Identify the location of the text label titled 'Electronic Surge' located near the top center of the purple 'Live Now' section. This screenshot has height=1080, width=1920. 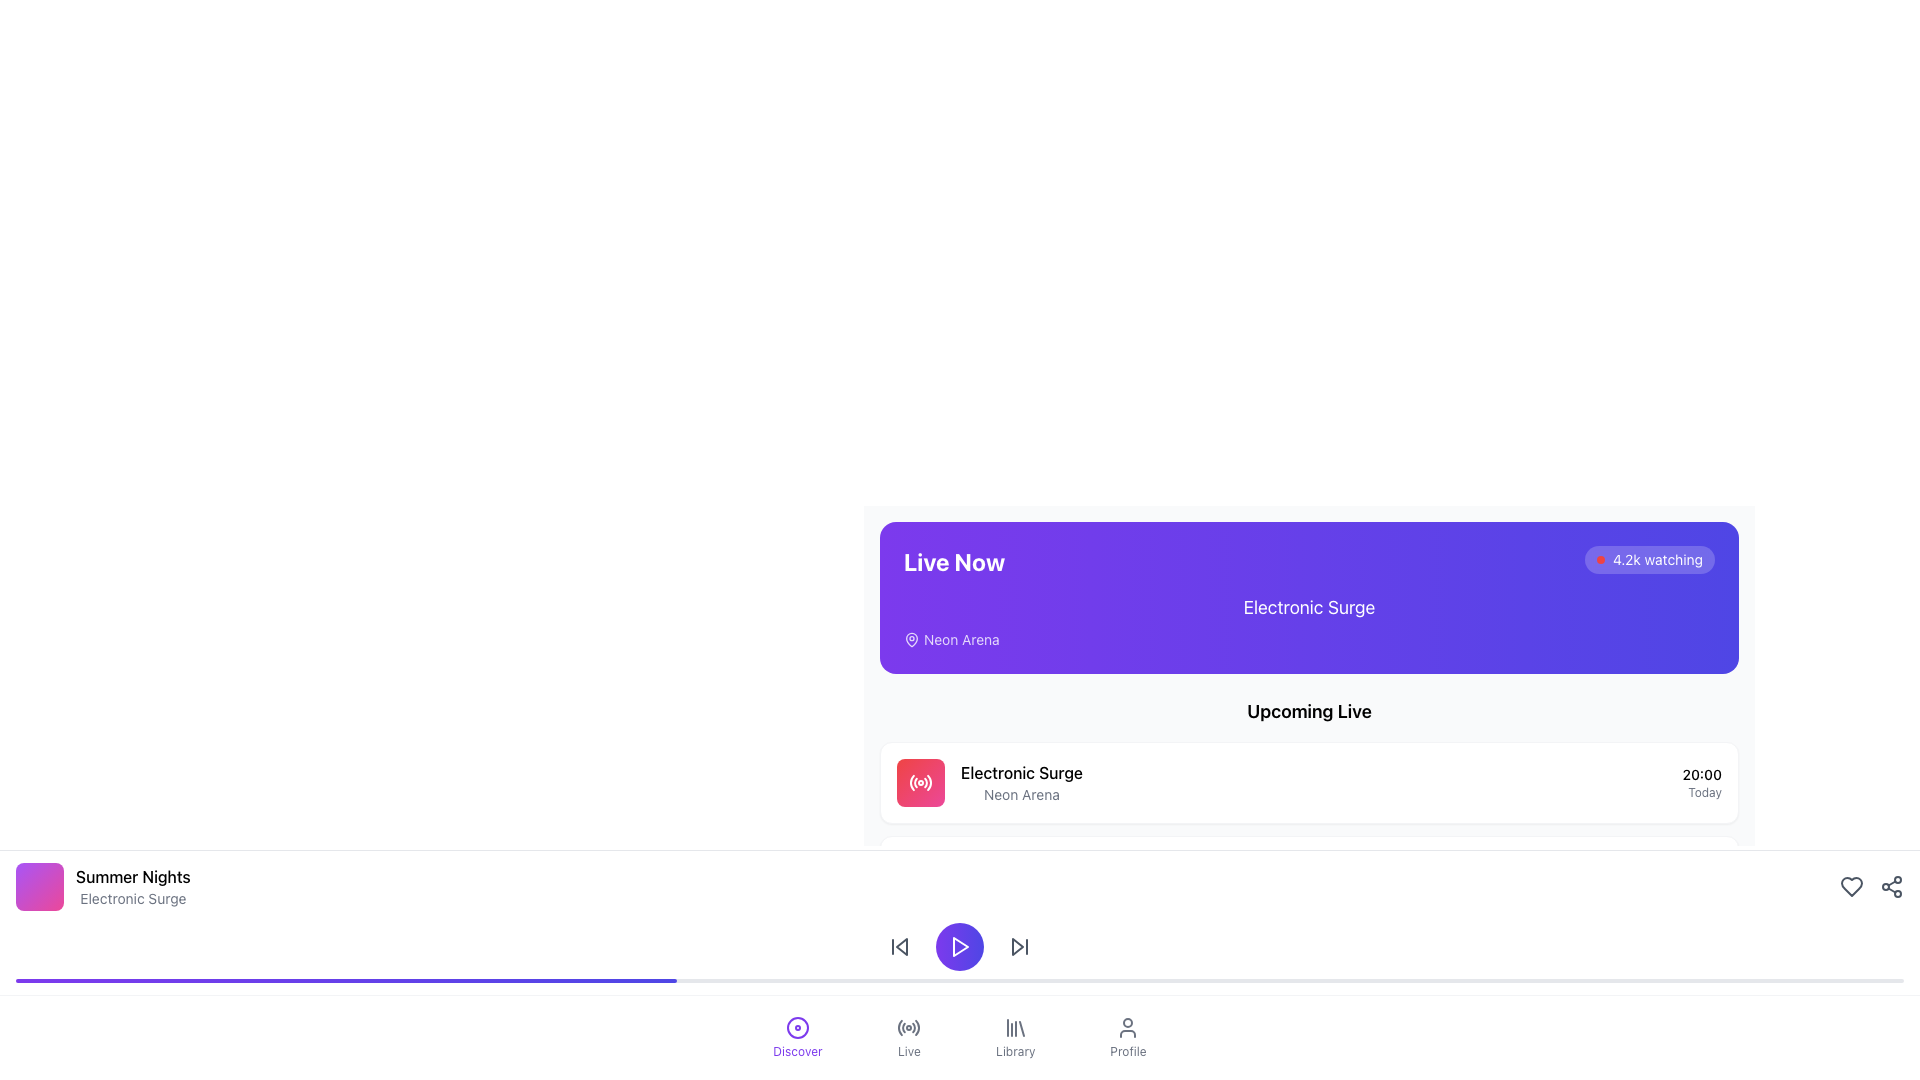
(1309, 607).